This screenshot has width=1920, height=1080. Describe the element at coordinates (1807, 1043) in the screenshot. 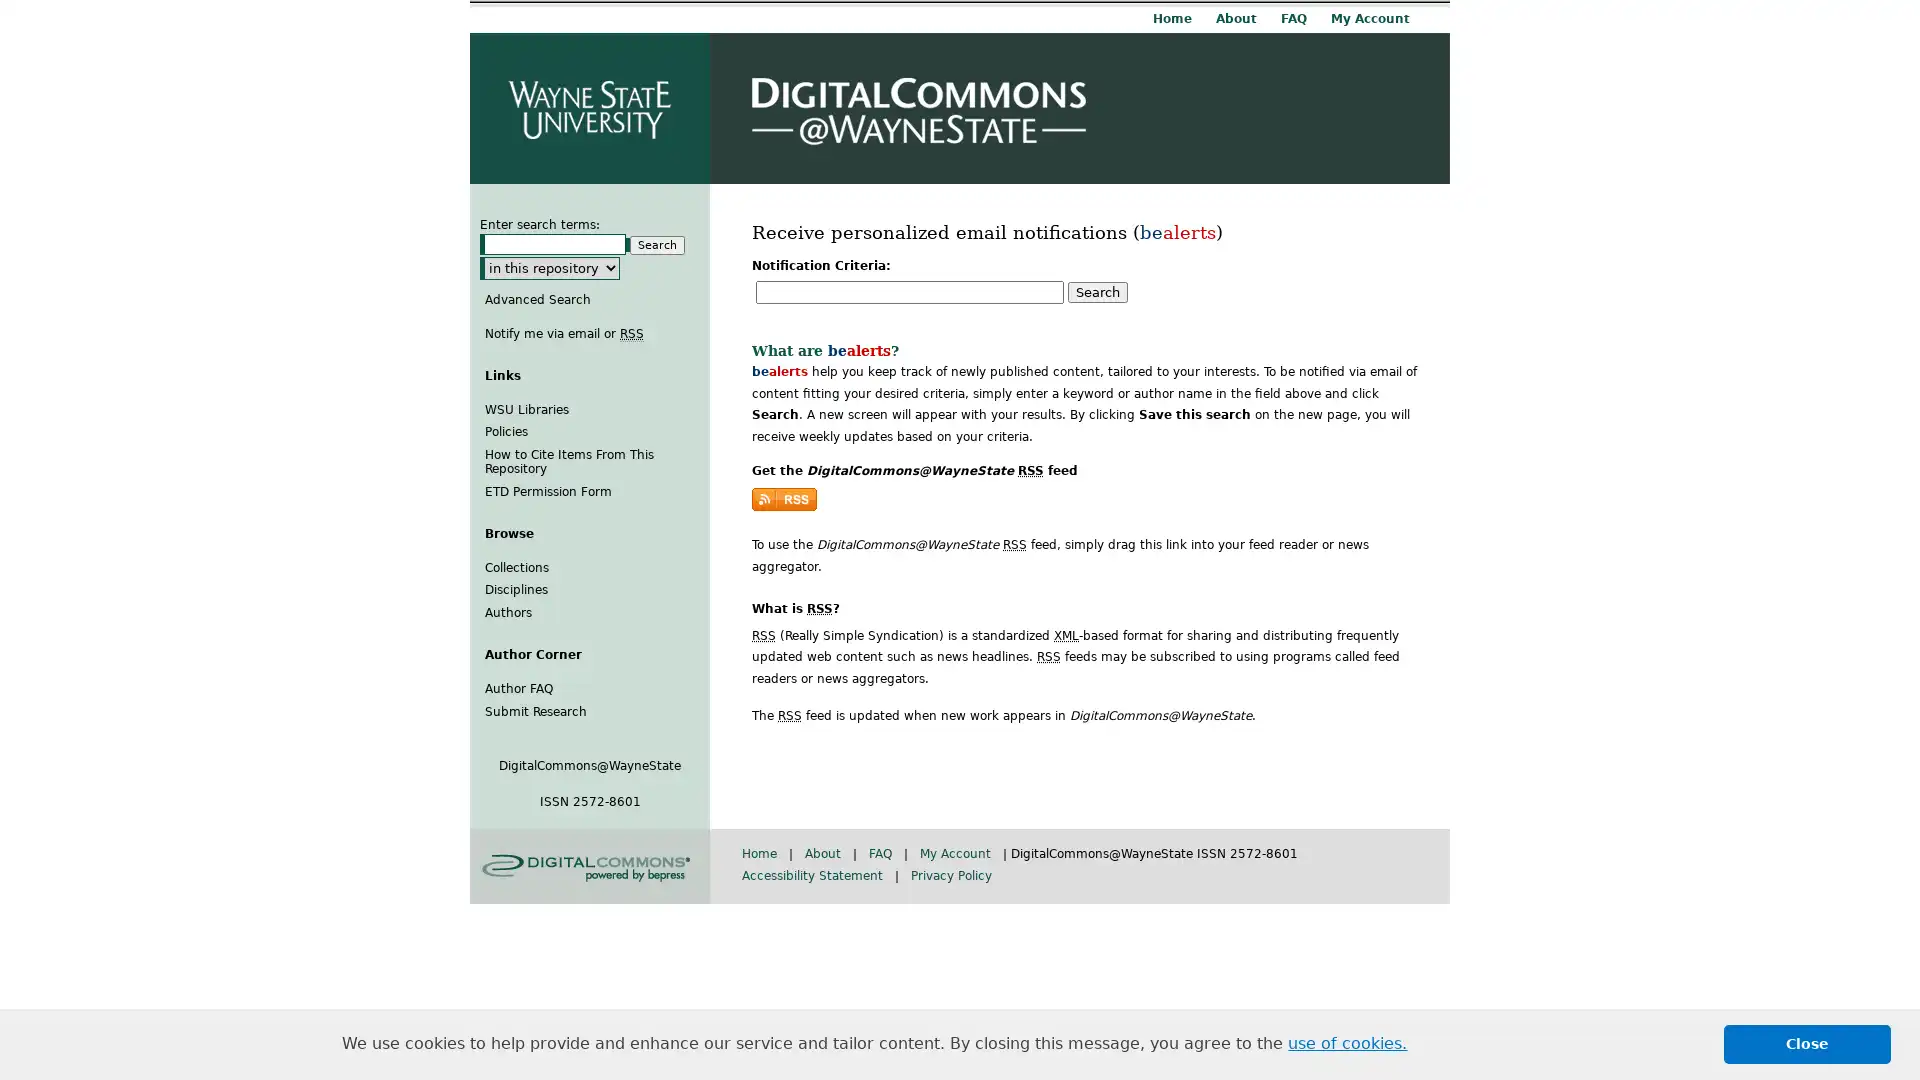

I see `dismiss cookie message` at that location.